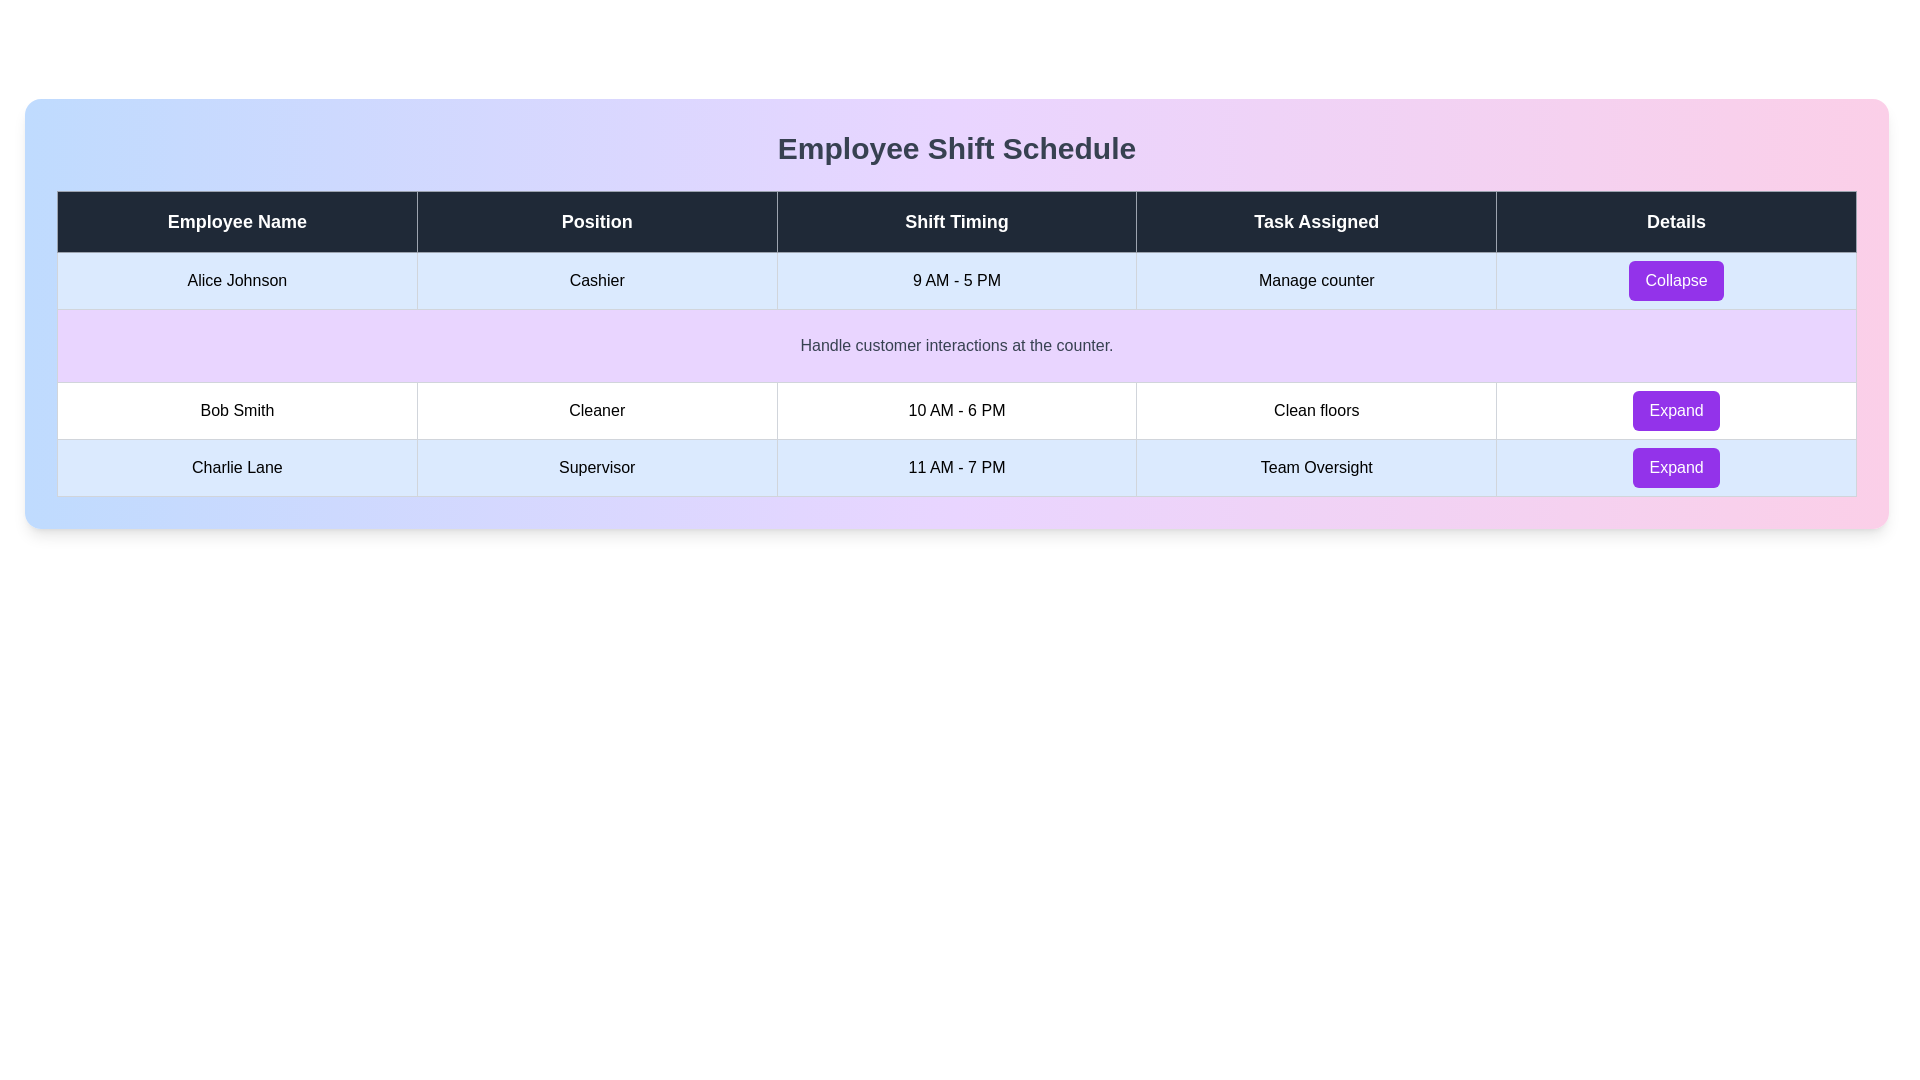 This screenshot has width=1920, height=1080. I want to click on displayed text 'Charlie Lane' from the Text Label located in the 'Employee Name' column of the table, which has a light blue background and is bordered by a thin gray line, so click(237, 467).